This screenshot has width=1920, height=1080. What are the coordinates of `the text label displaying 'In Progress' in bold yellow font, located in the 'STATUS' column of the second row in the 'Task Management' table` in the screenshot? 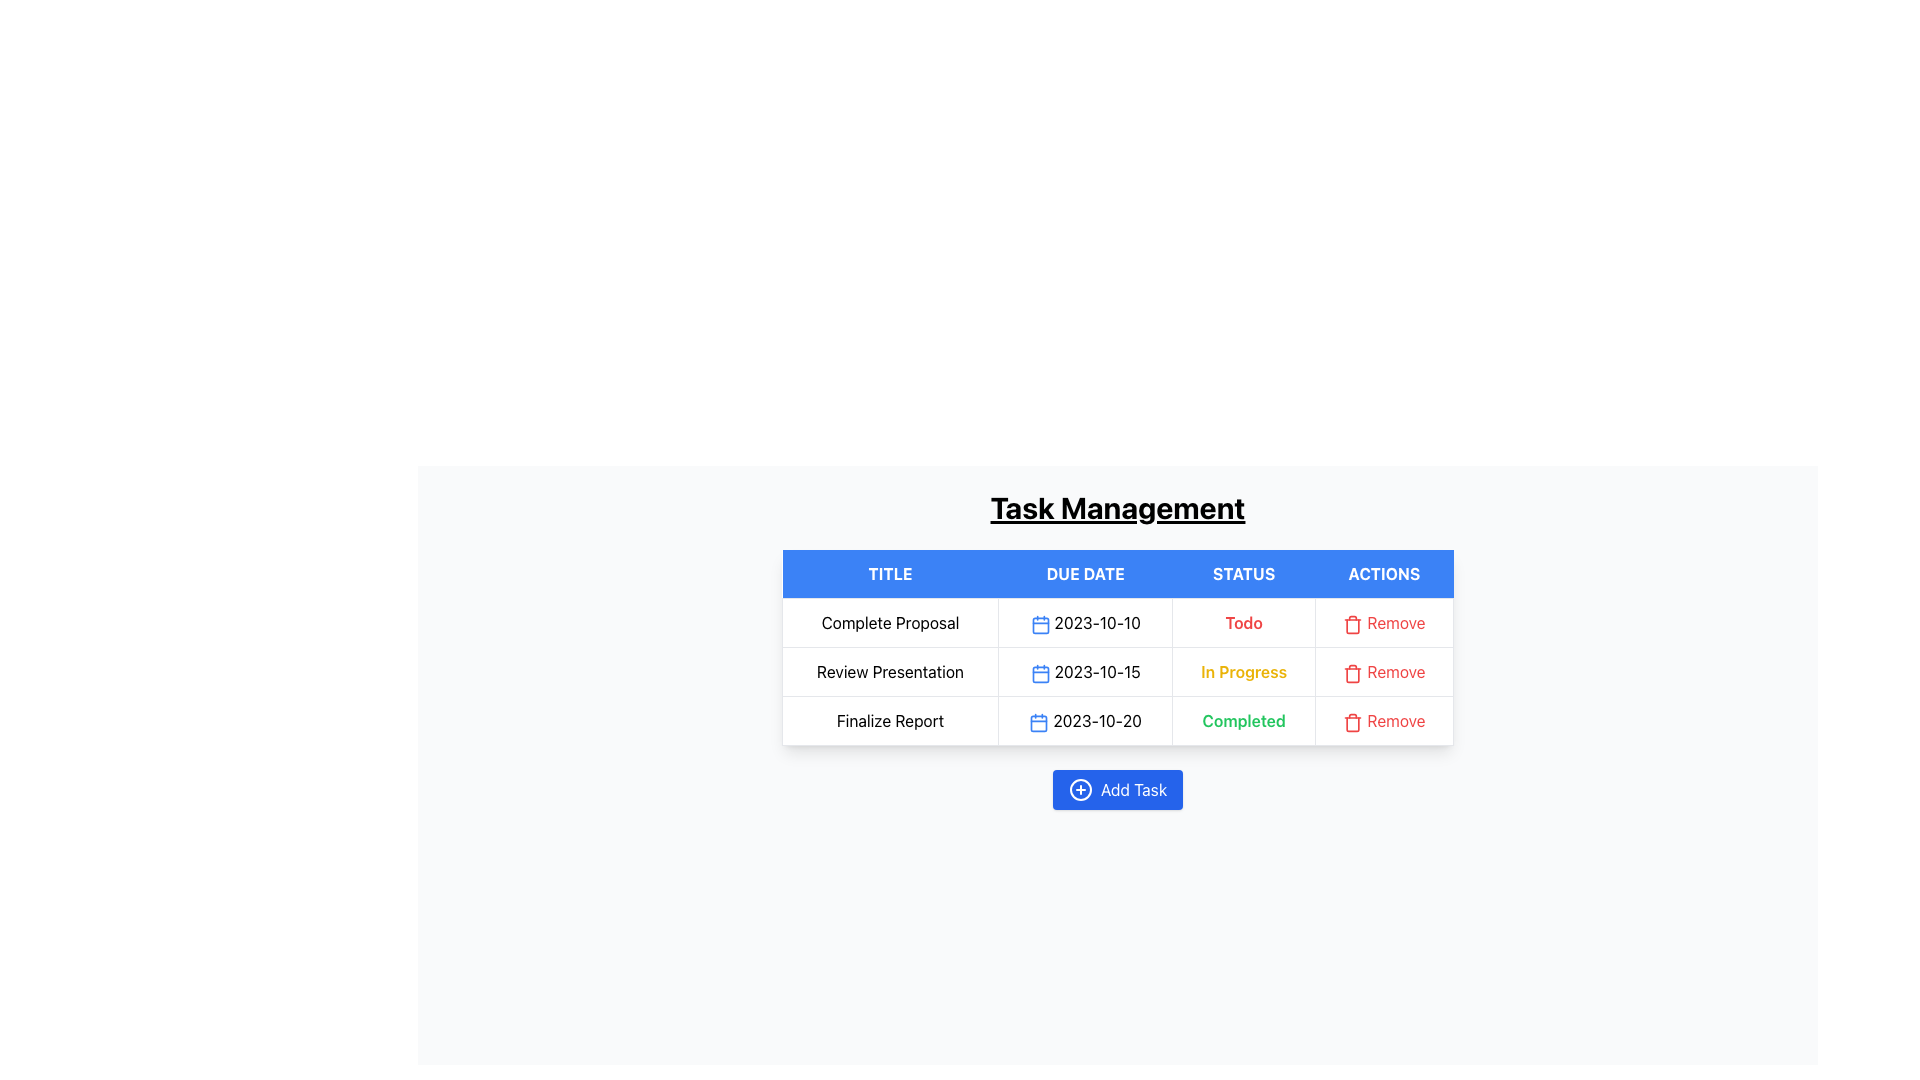 It's located at (1243, 671).